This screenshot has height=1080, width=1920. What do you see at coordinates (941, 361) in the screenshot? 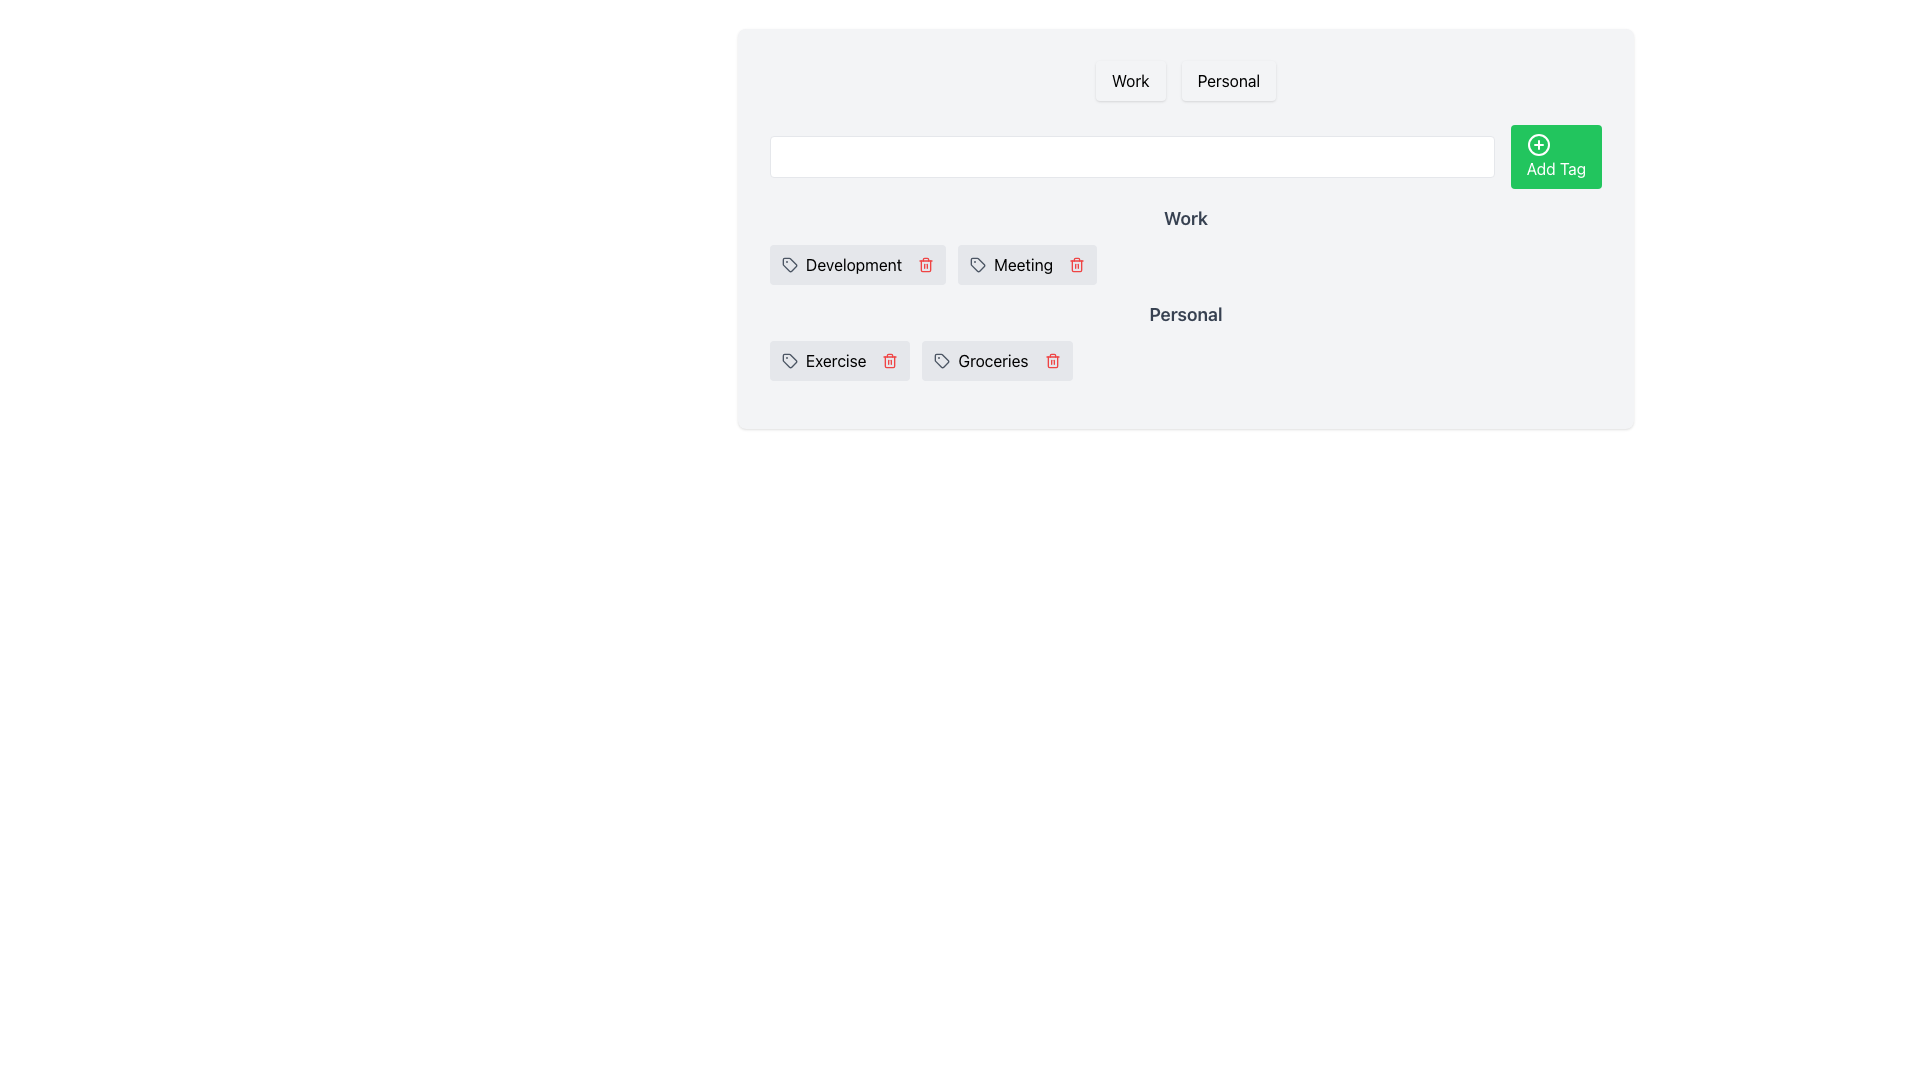
I see `the decorative icon resembling a tag, which is located to the left of the text 'Groceries' in the 'Personal' section` at bounding box center [941, 361].